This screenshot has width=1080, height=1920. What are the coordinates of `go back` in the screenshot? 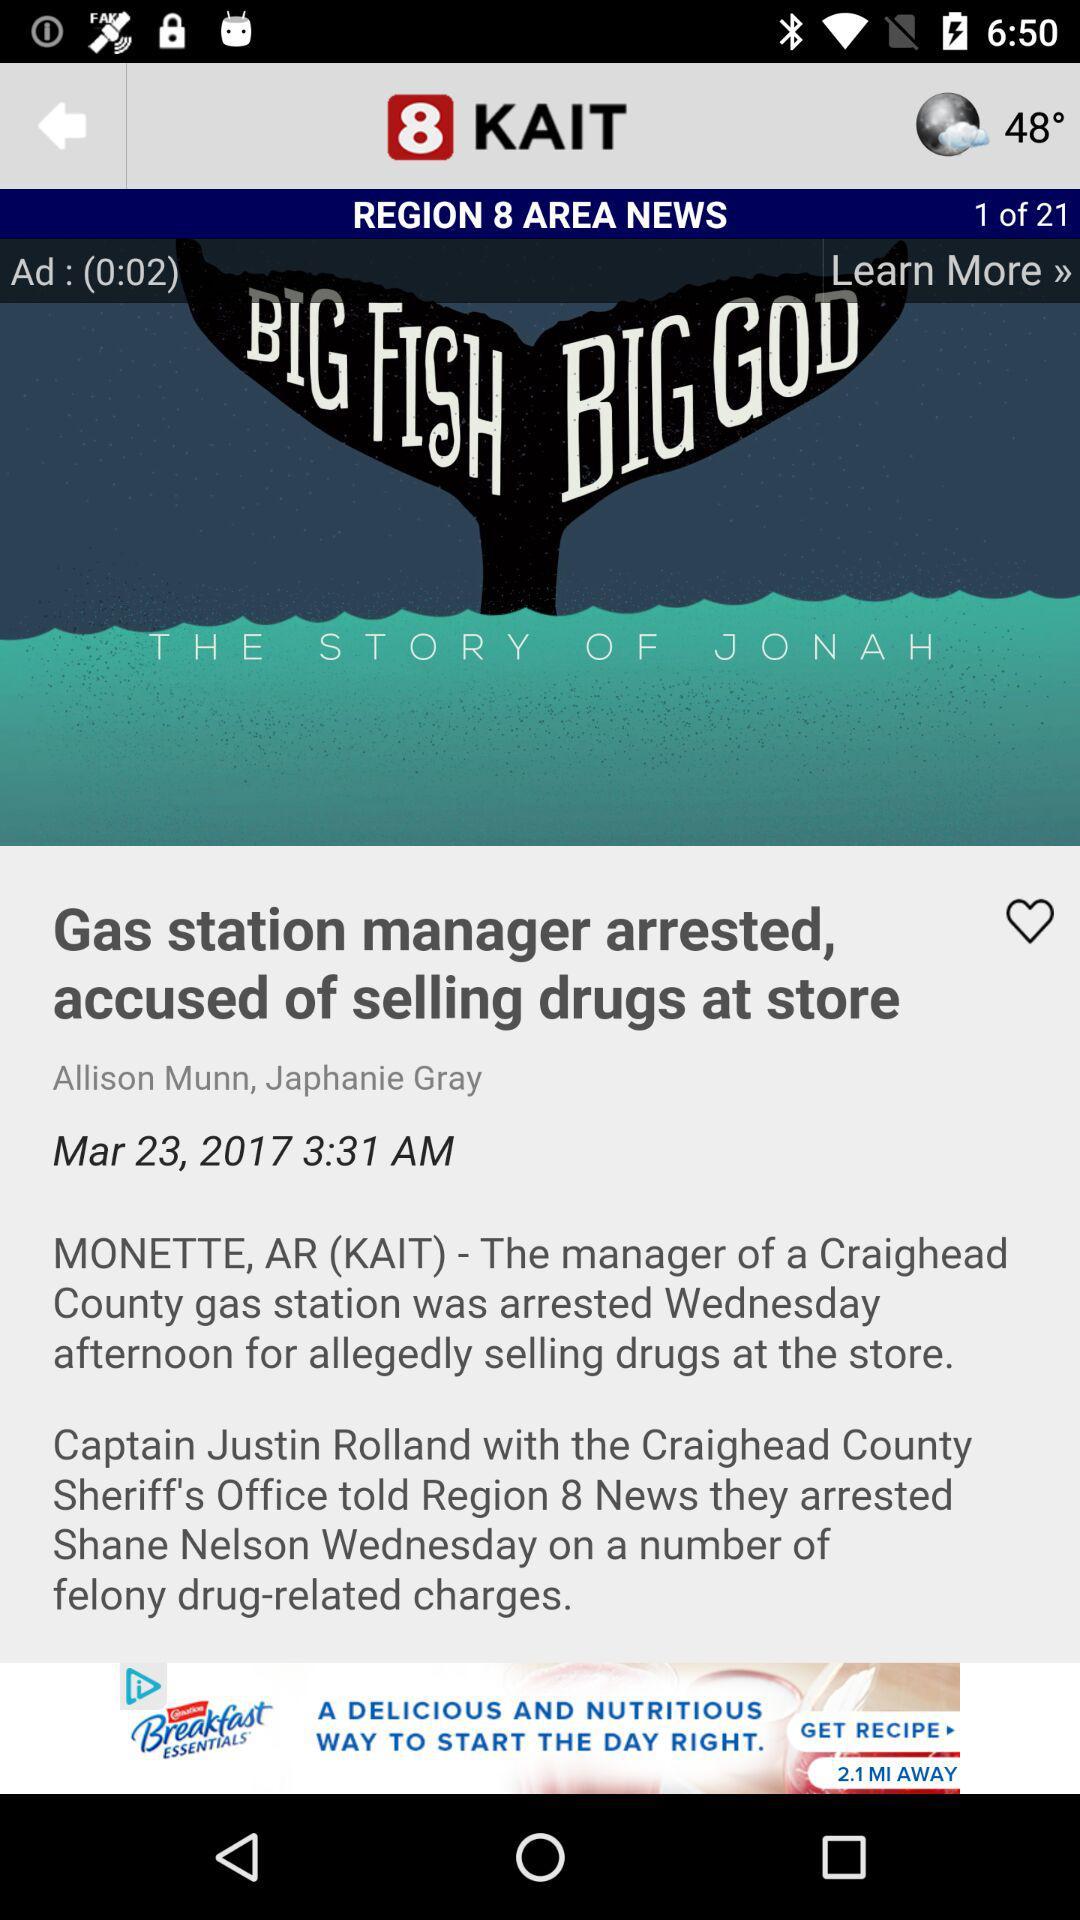 It's located at (61, 124).